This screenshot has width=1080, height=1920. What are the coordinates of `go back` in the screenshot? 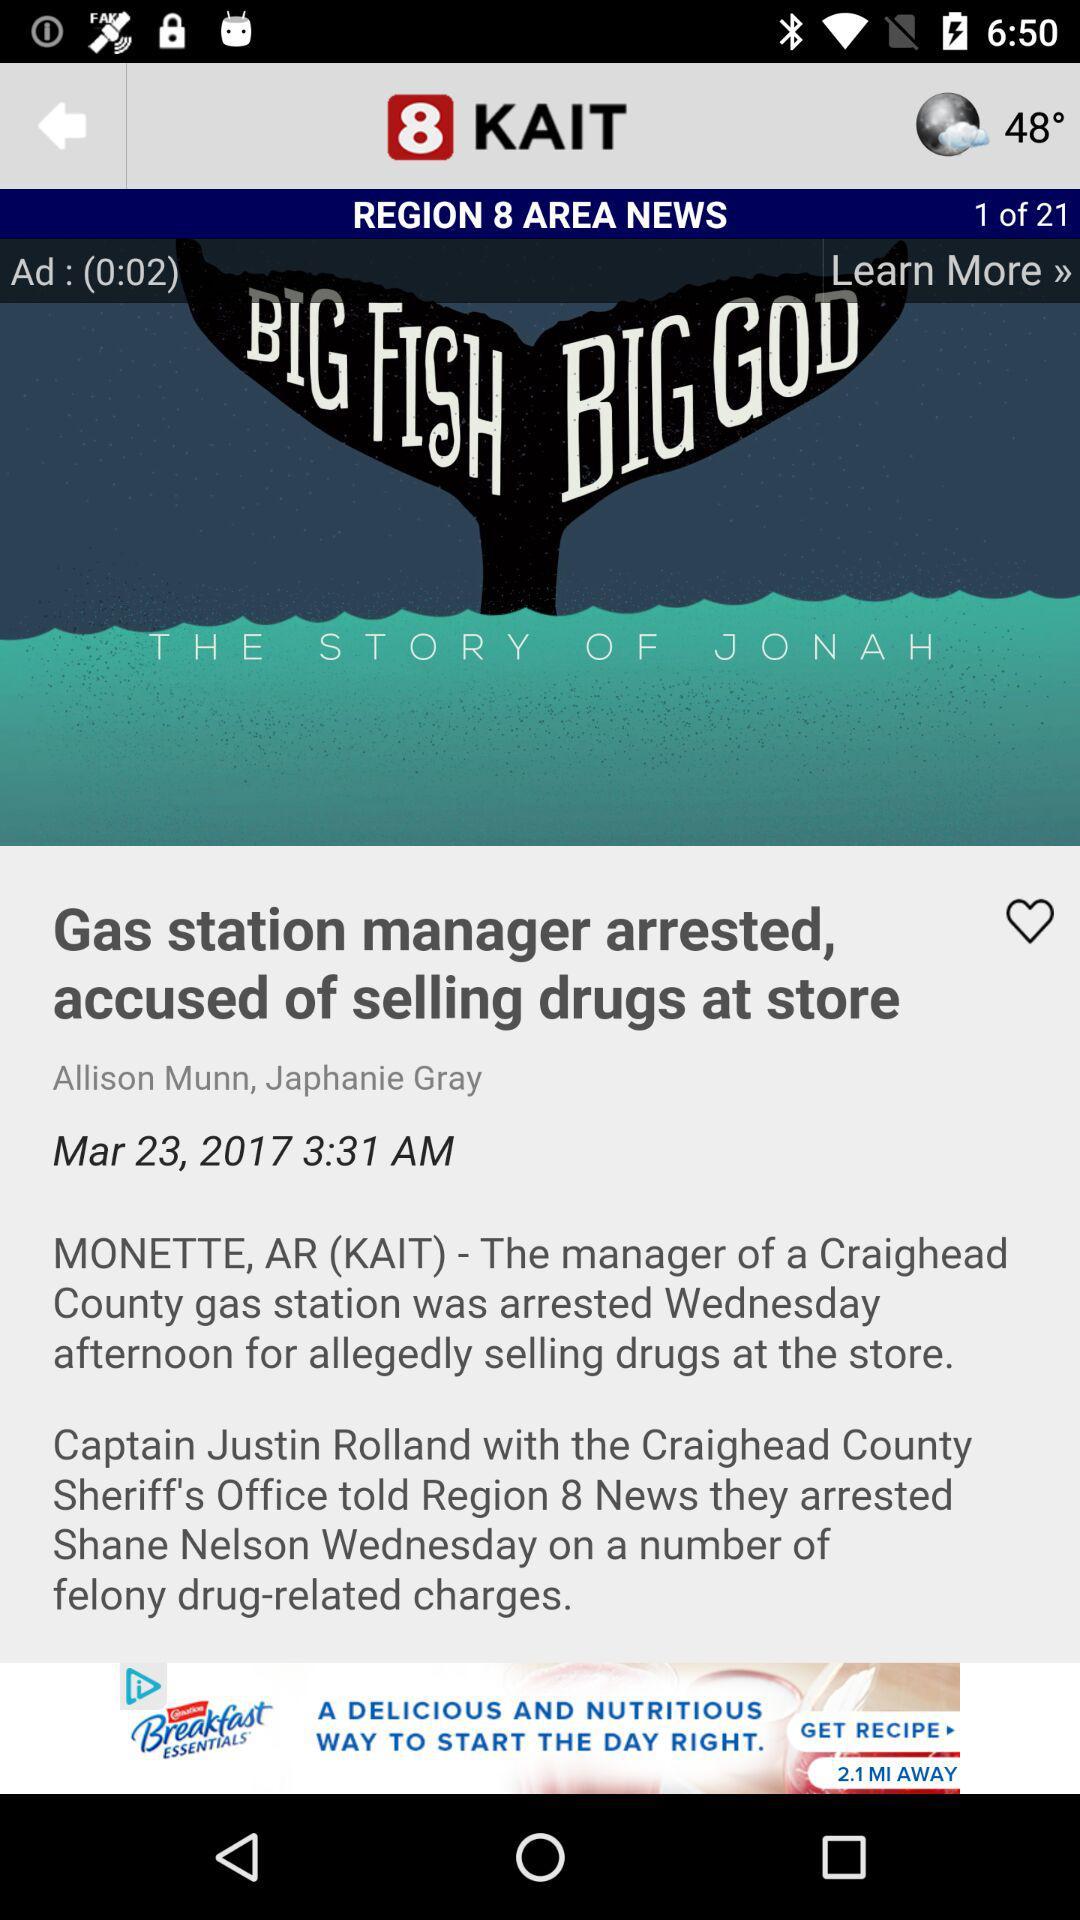 It's located at (61, 124).